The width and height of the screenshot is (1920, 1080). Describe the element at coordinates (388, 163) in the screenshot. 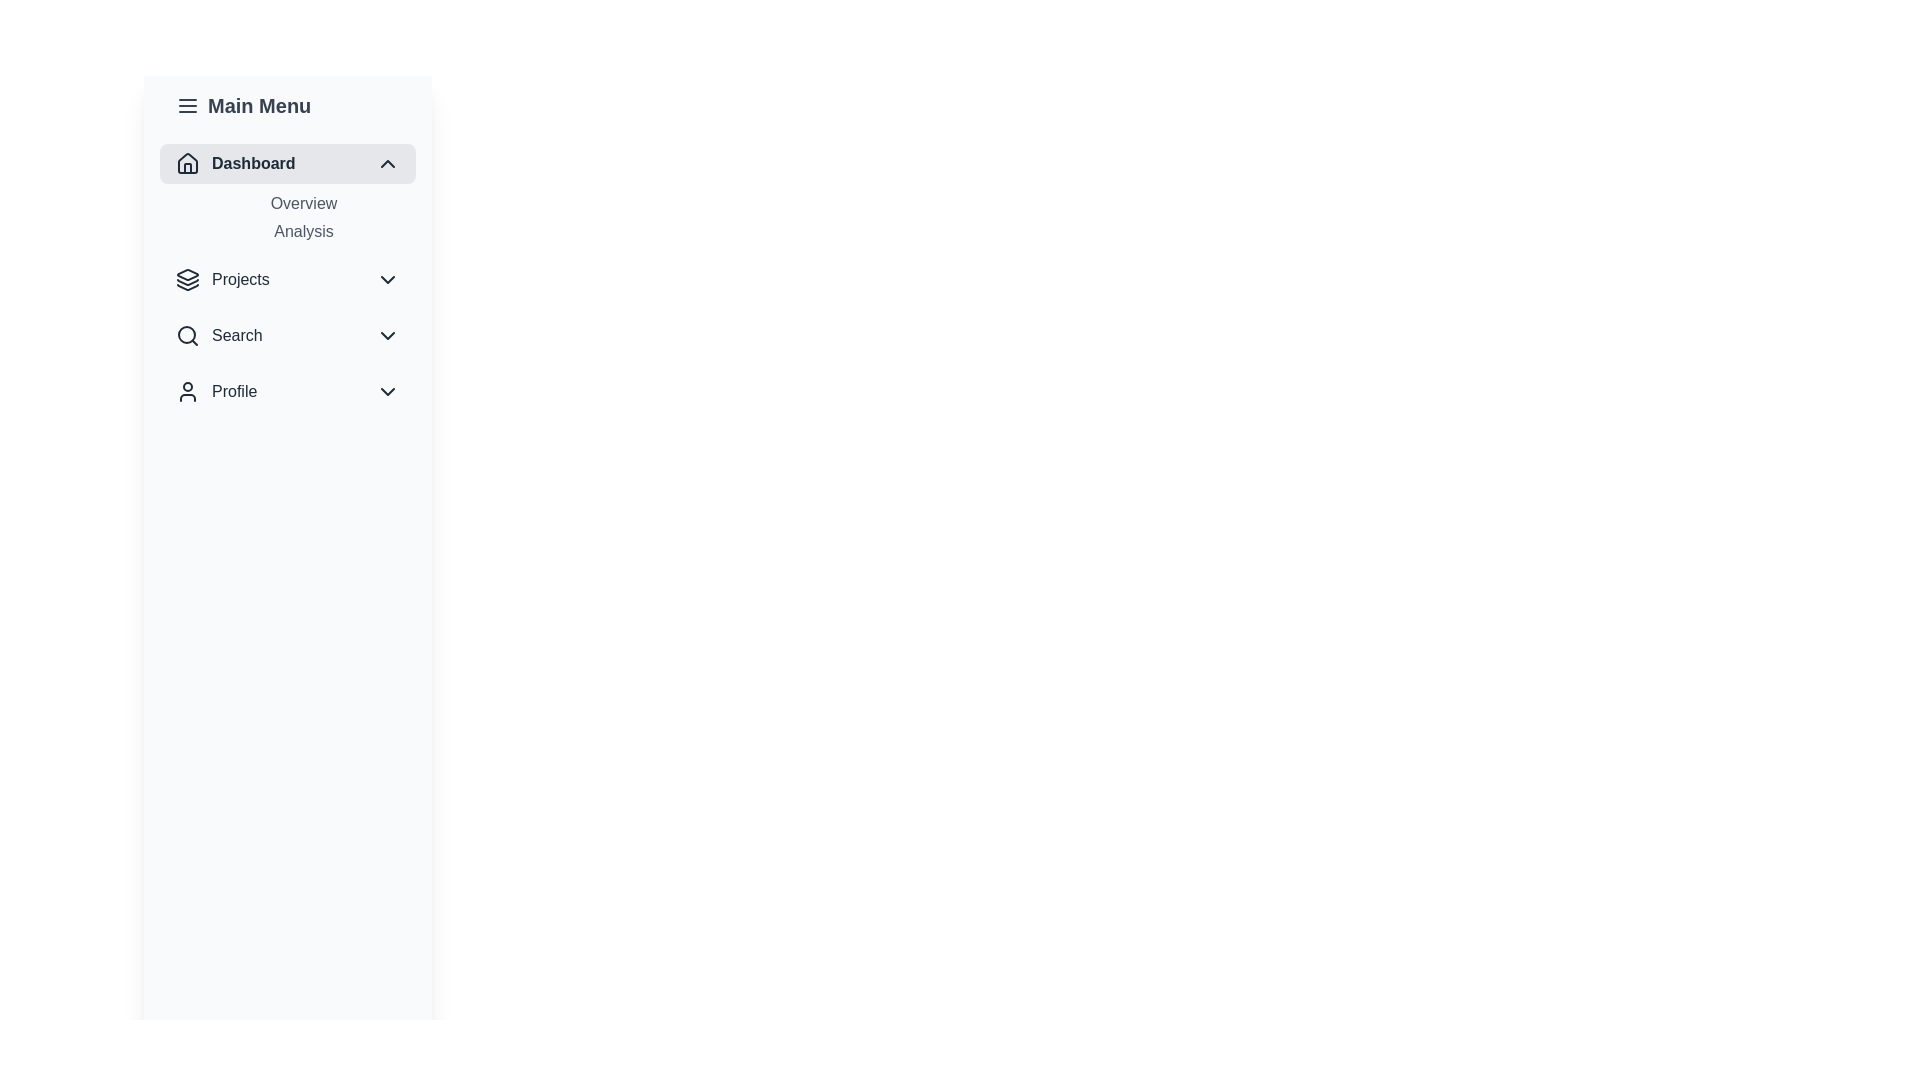

I see `the upward-pointing chevron icon located at the far right of the 'Dashboard' button` at that location.